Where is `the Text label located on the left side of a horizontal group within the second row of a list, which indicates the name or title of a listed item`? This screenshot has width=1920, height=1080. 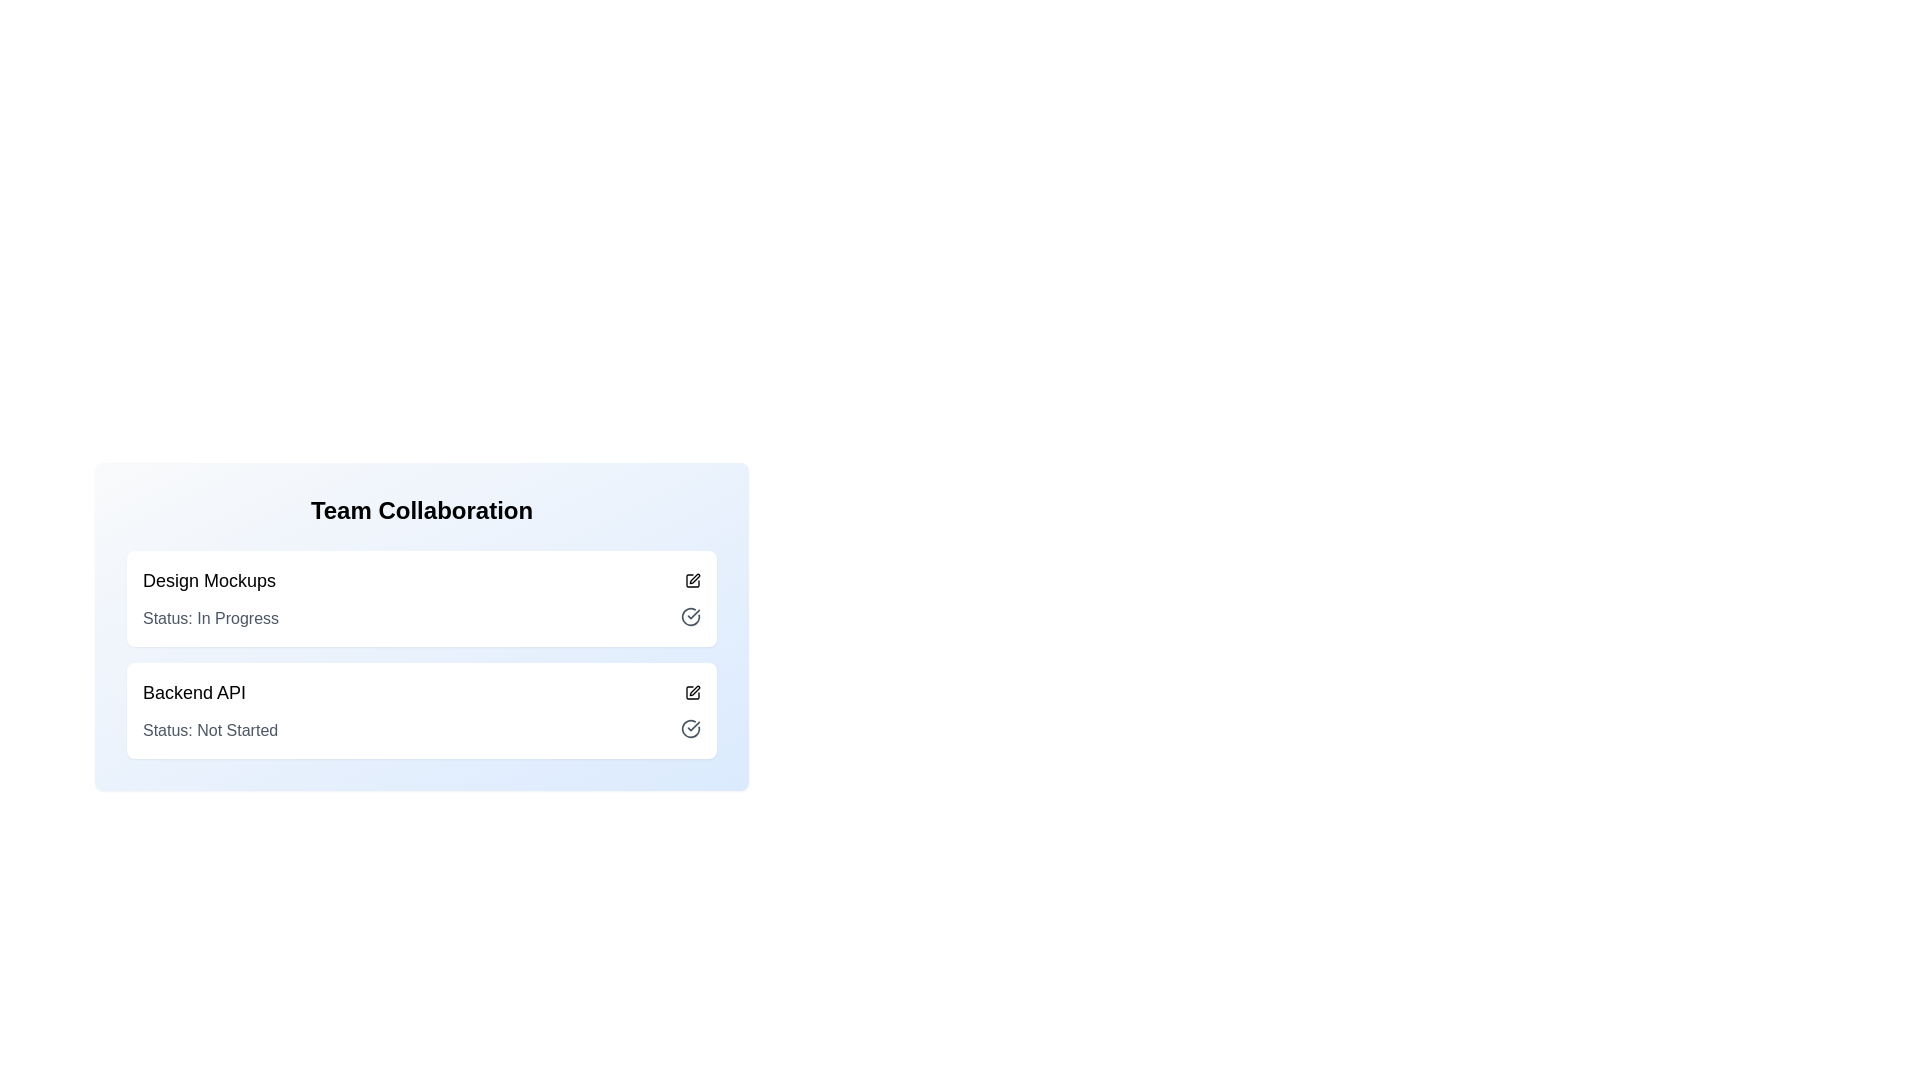
the Text label located on the left side of a horizontal group within the second row of a list, which indicates the name or title of a listed item is located at coordinates (194, 692).